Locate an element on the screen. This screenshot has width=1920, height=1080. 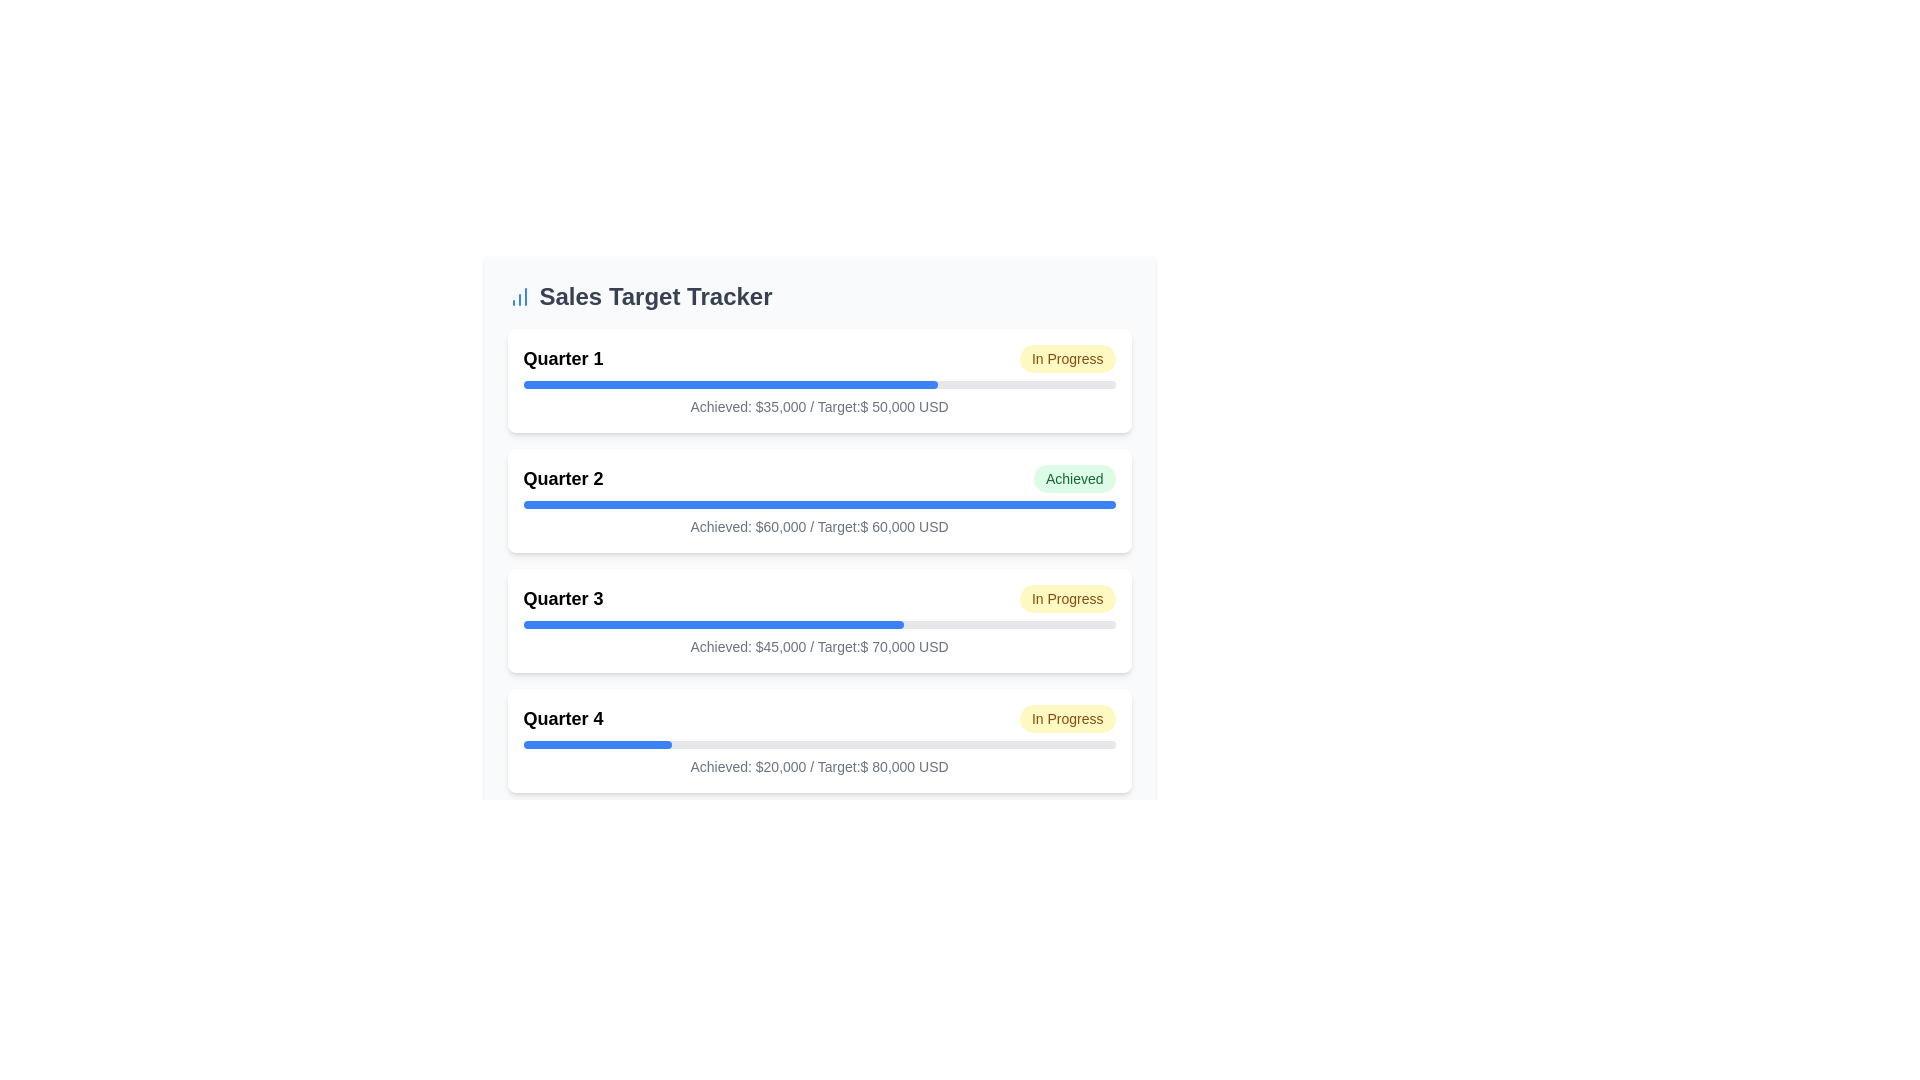
the fill level of the progress bar in the 'Quarter 2' section of the 'Sales Target Tracker' interface, positioned below 'Quarter 2 Achieved' and above 'Achieved: $60,000 / Target: $60,000 USD' is located at coordinates (819, 504).